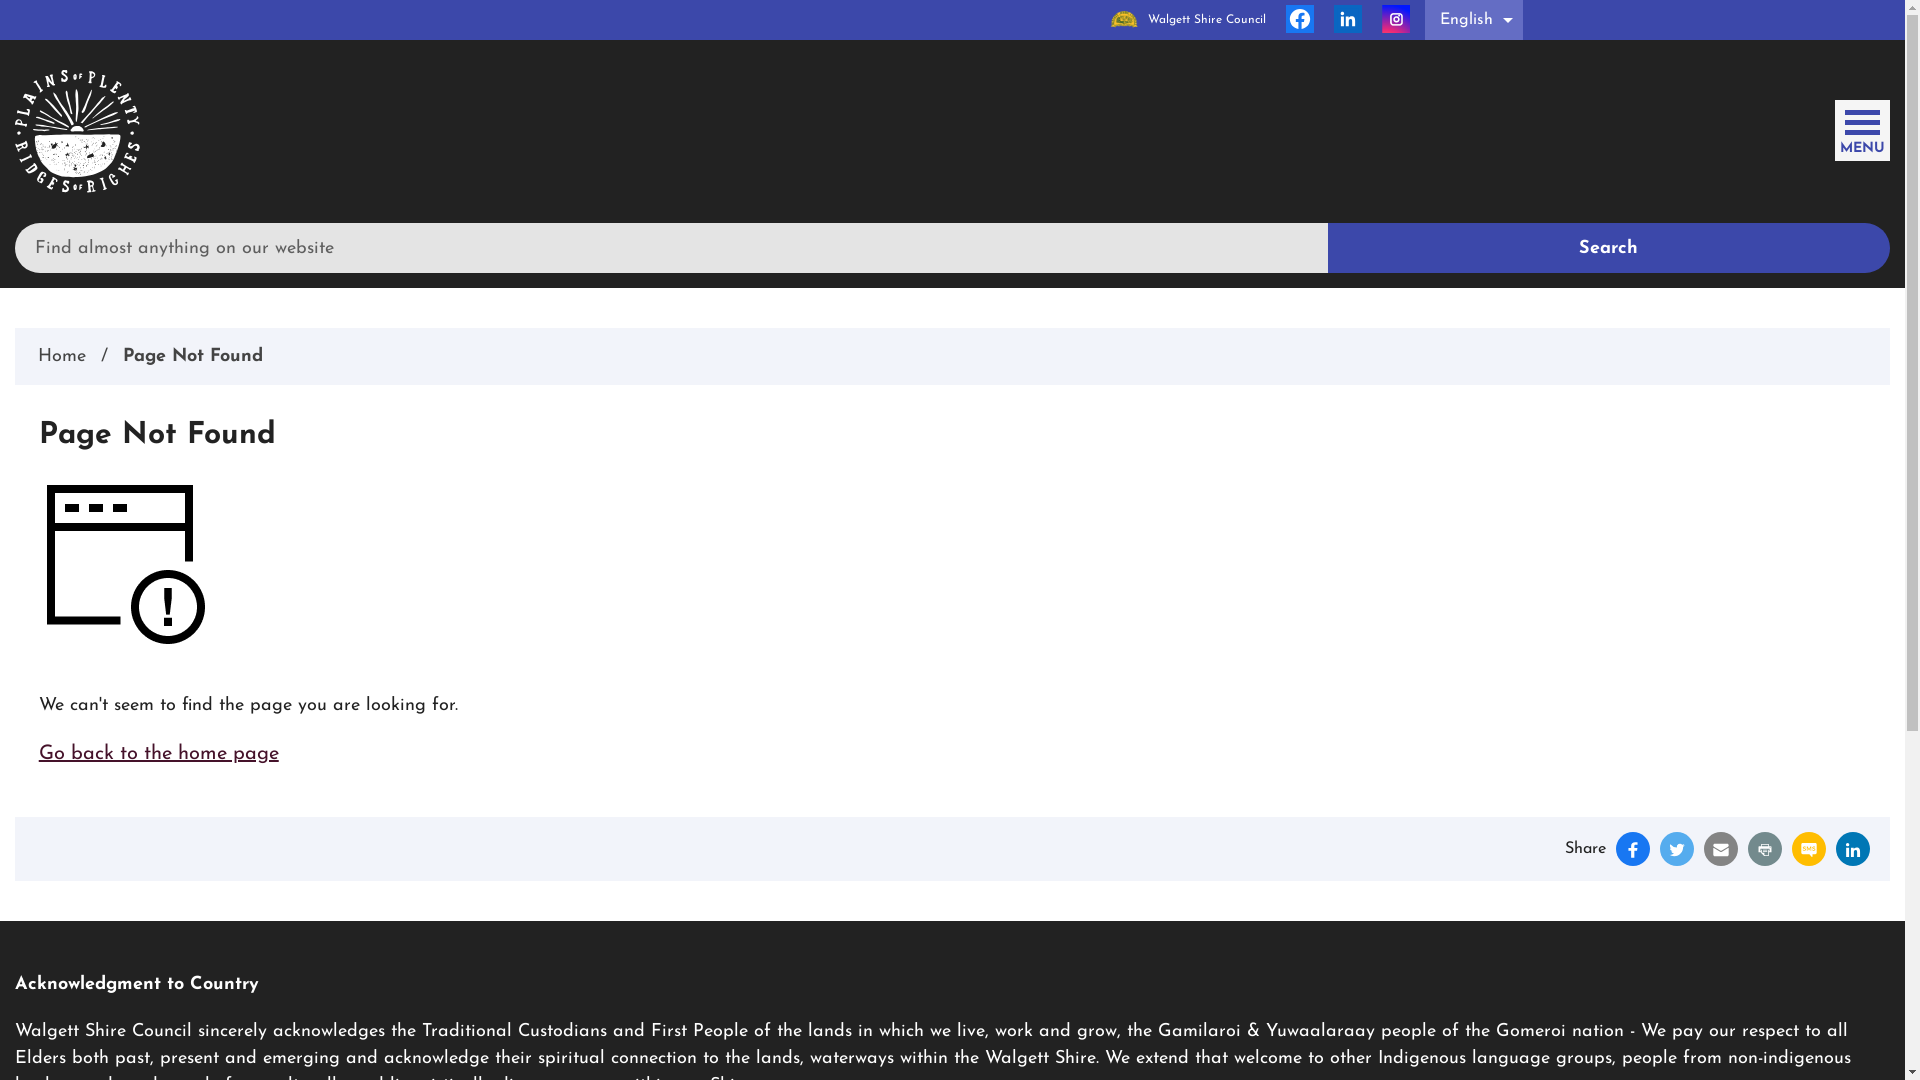 This screenshot has width=1920, height=1080. Describe the element at coordinates (77, 131) in the screenshot. I see `'Home - Walgett Shire Council - Logo'` at that location.